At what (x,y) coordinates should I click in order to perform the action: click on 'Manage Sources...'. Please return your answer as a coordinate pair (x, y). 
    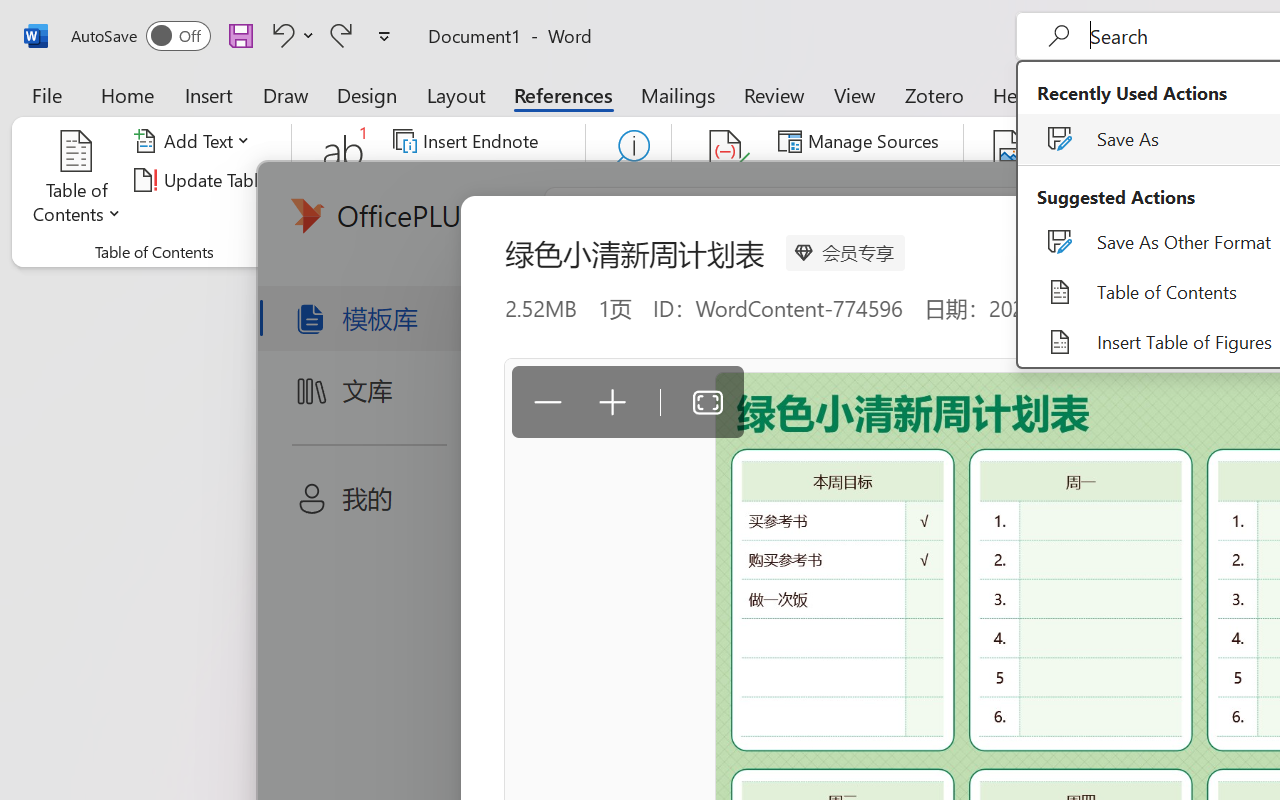
    Looking at the image, I should click on (862, 141).